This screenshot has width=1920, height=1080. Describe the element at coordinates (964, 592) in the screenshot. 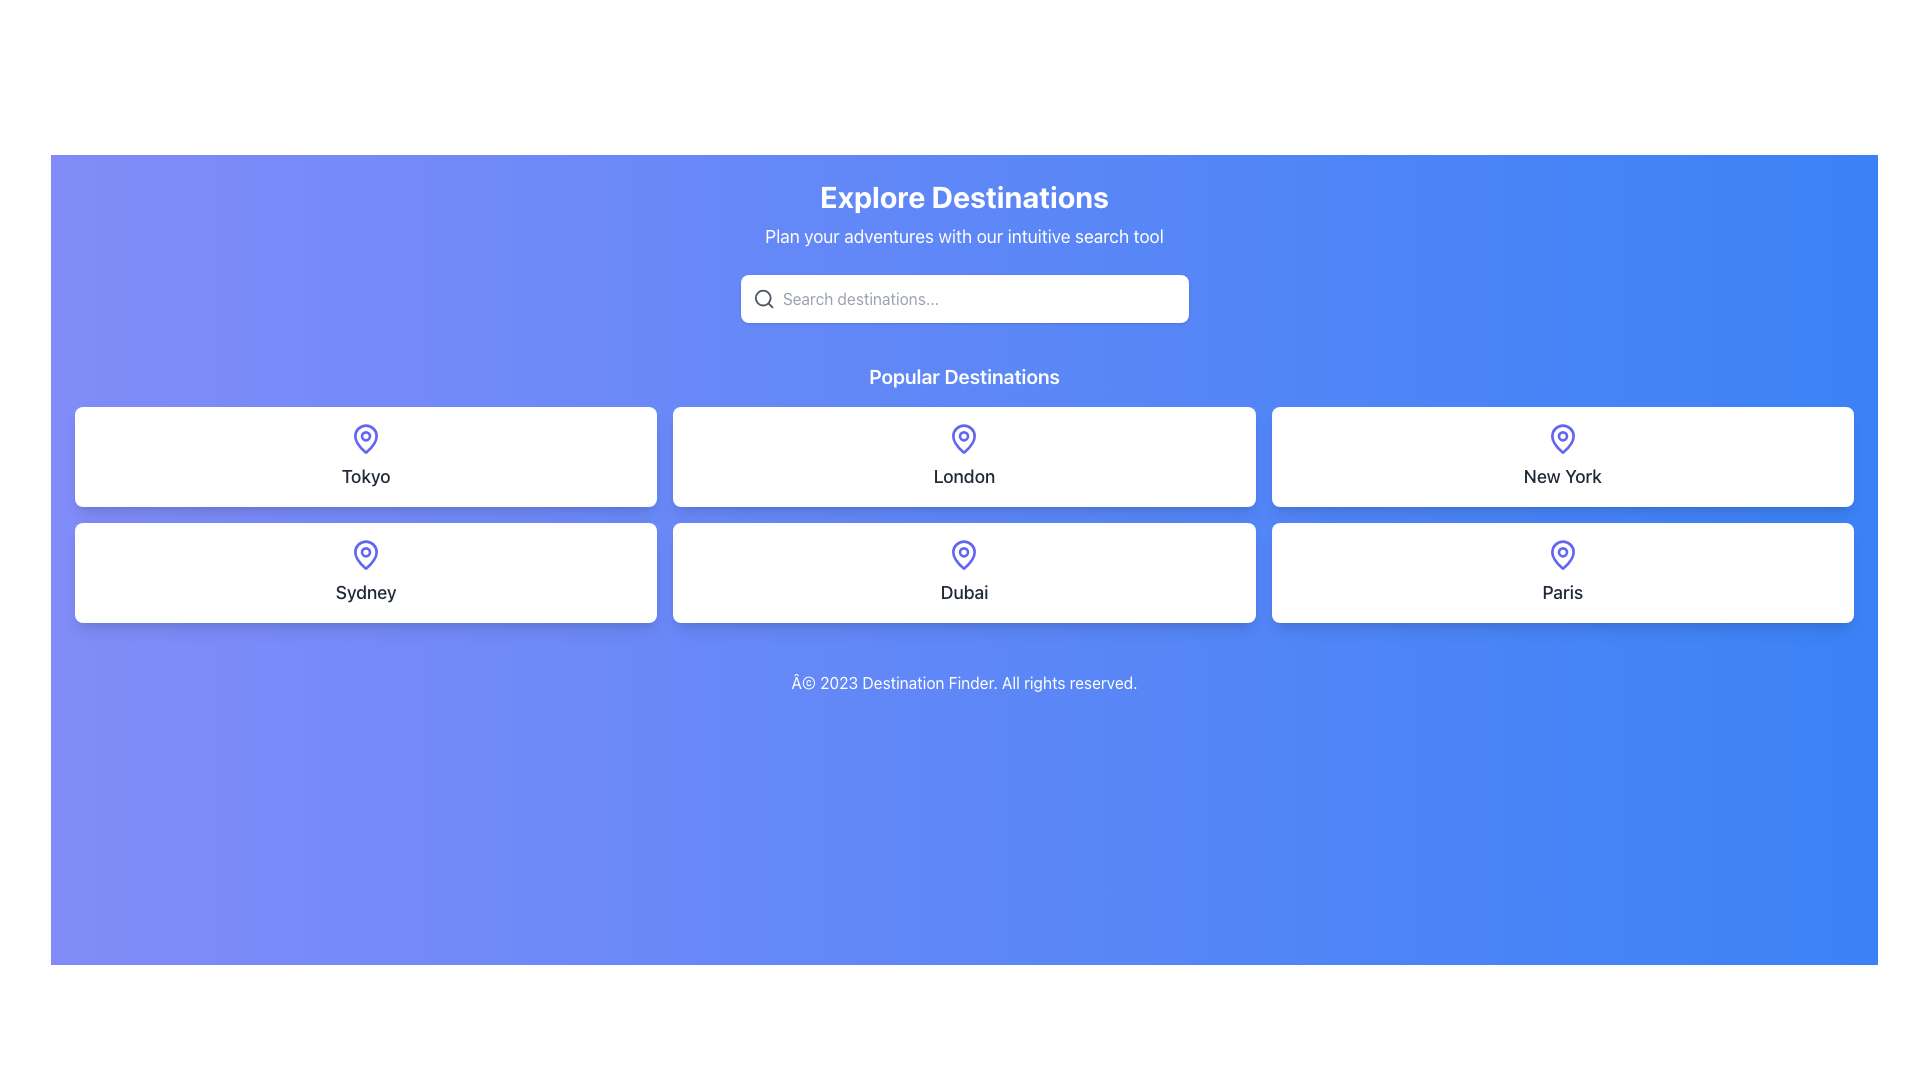

I see `the 'Dubai' text label located in the second row, middle column of the 'Popular Destinations' section, below the map pin icon` at that location.